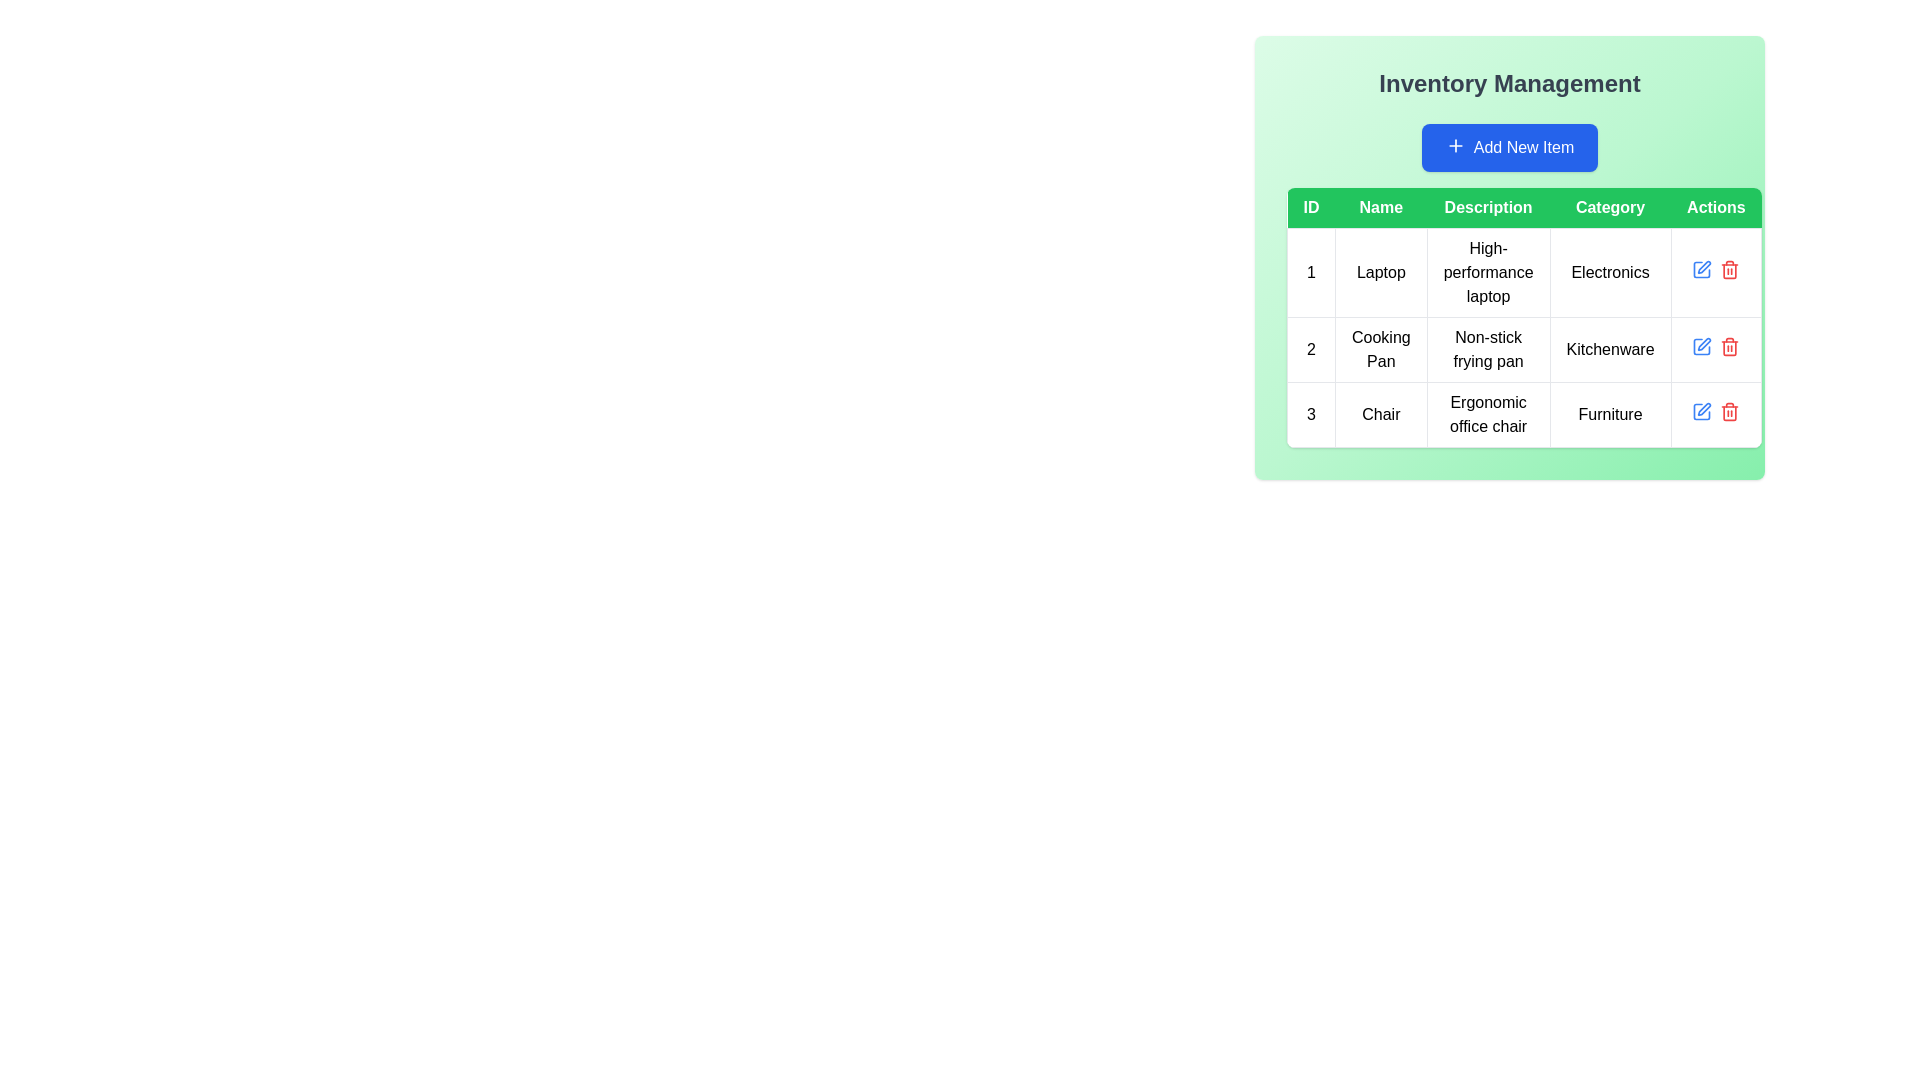 The image size is (1920, 1080). Describe the element at coordinates (1380, 273) in the screenshot. I see `the Text Label in the 'Inventory Management' table that denotes the name of the inventory item, located in the second column of the first row, adjacent to '1' on the left and 'High-performance laptop' on the right` at that location.